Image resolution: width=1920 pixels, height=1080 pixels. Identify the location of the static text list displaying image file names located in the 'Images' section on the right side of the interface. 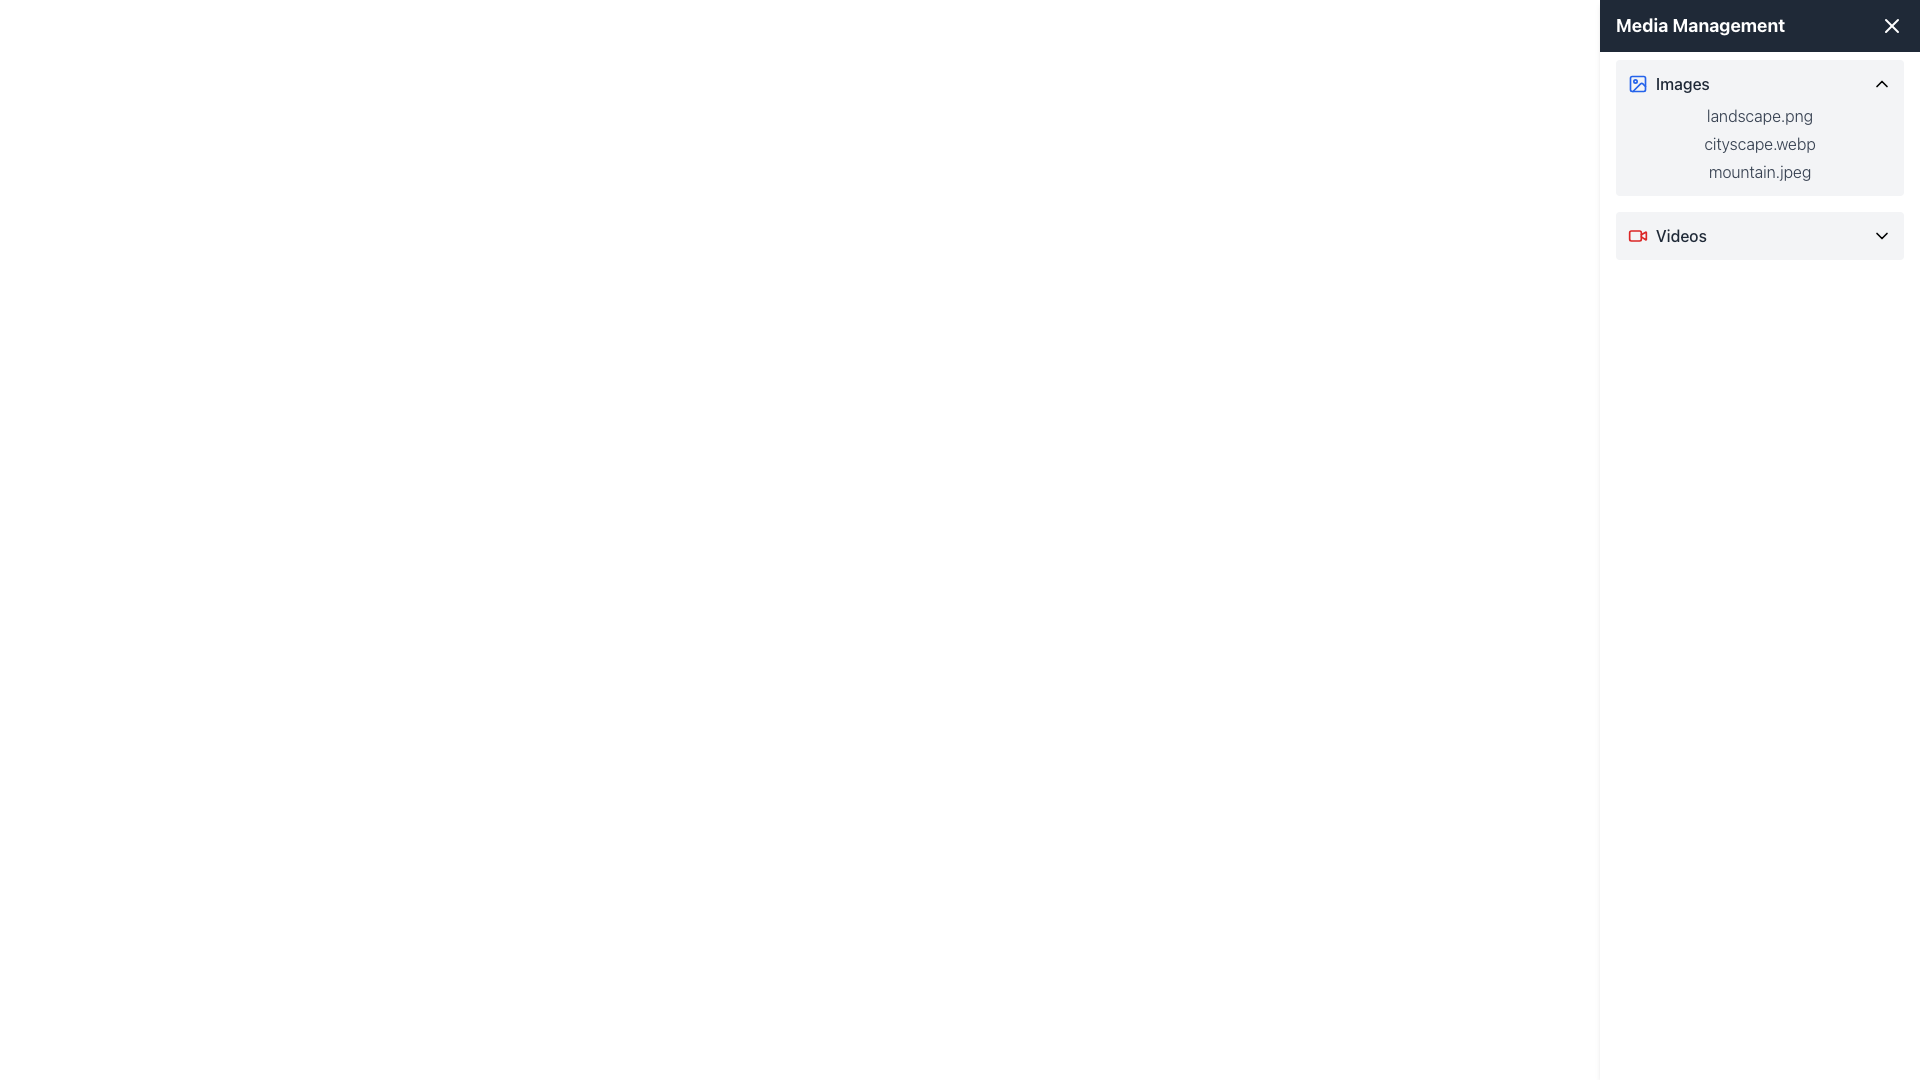
(1760, 142).